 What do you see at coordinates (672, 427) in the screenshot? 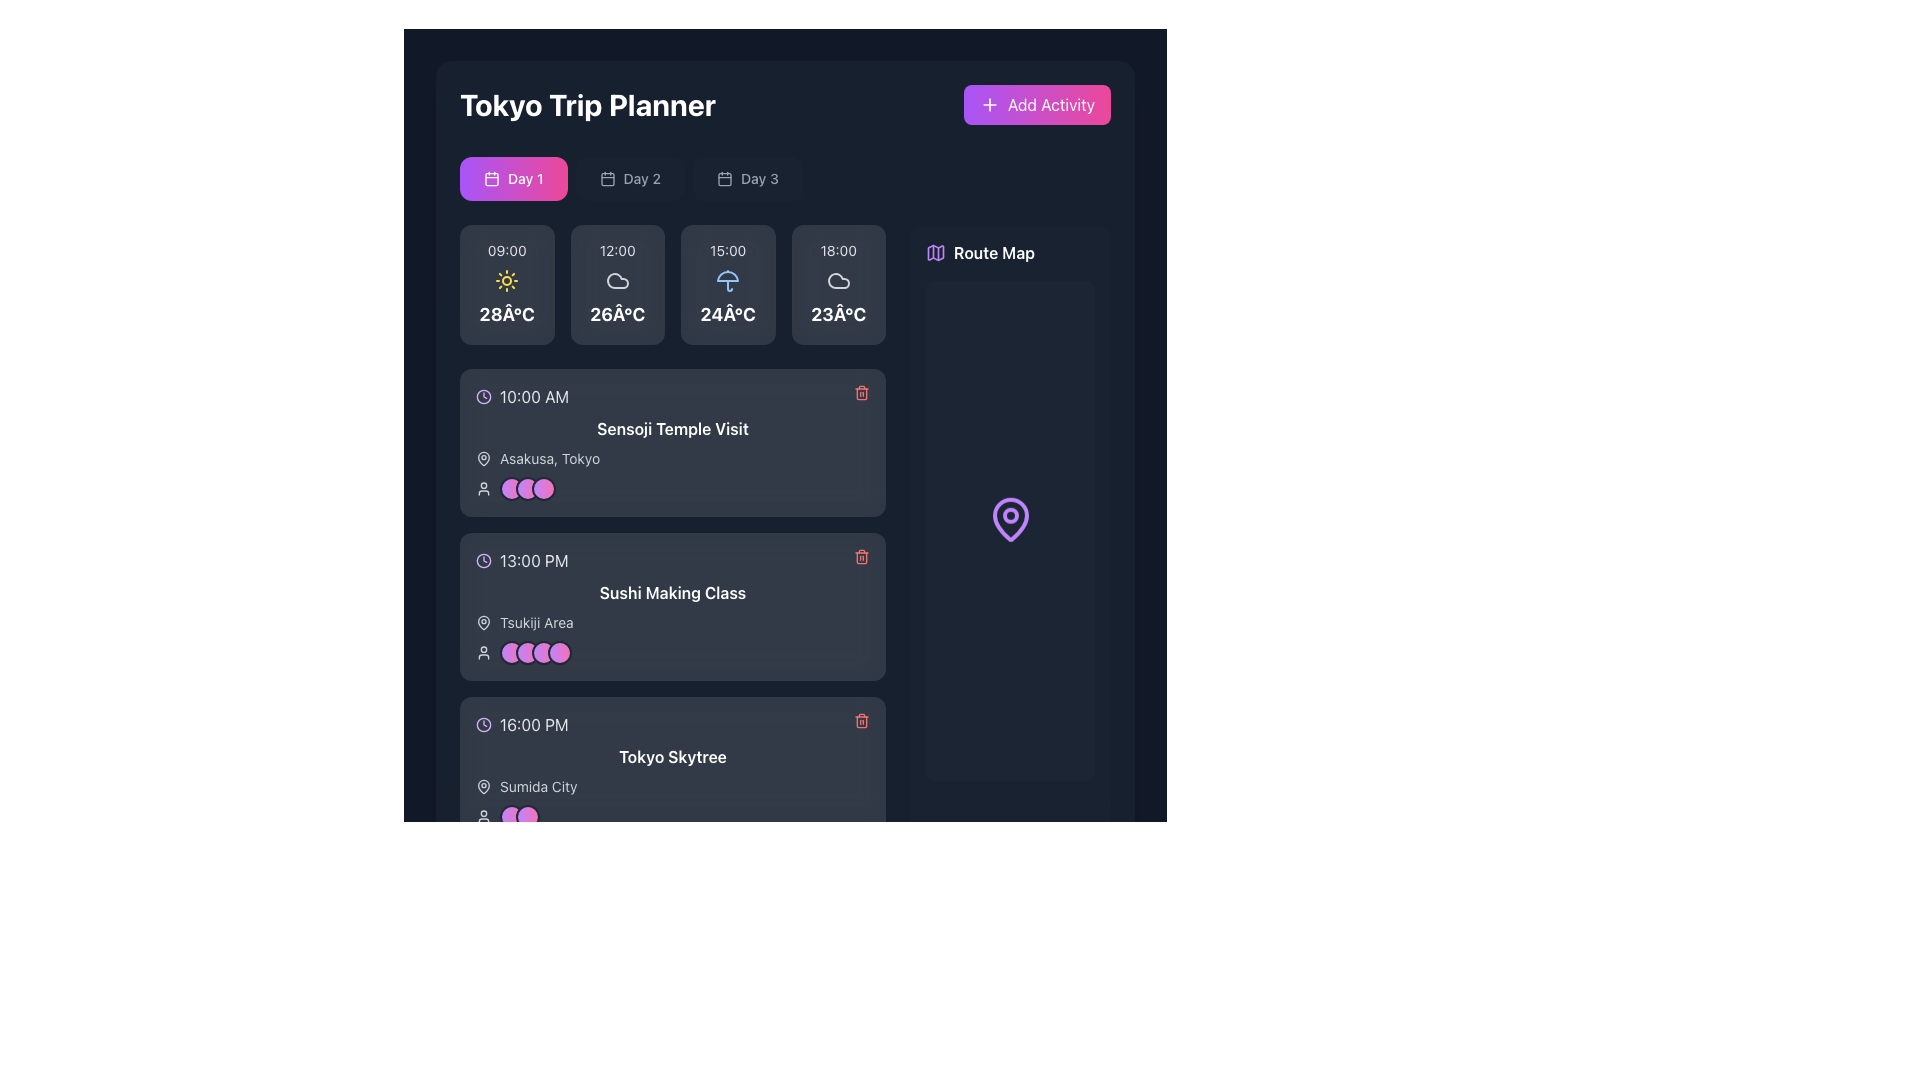
I see `text label displaying 'Sensoji Temple Visit' in bold white font, located in the trip planner interface above the location details and below the time` at bounding box center [672, 427].